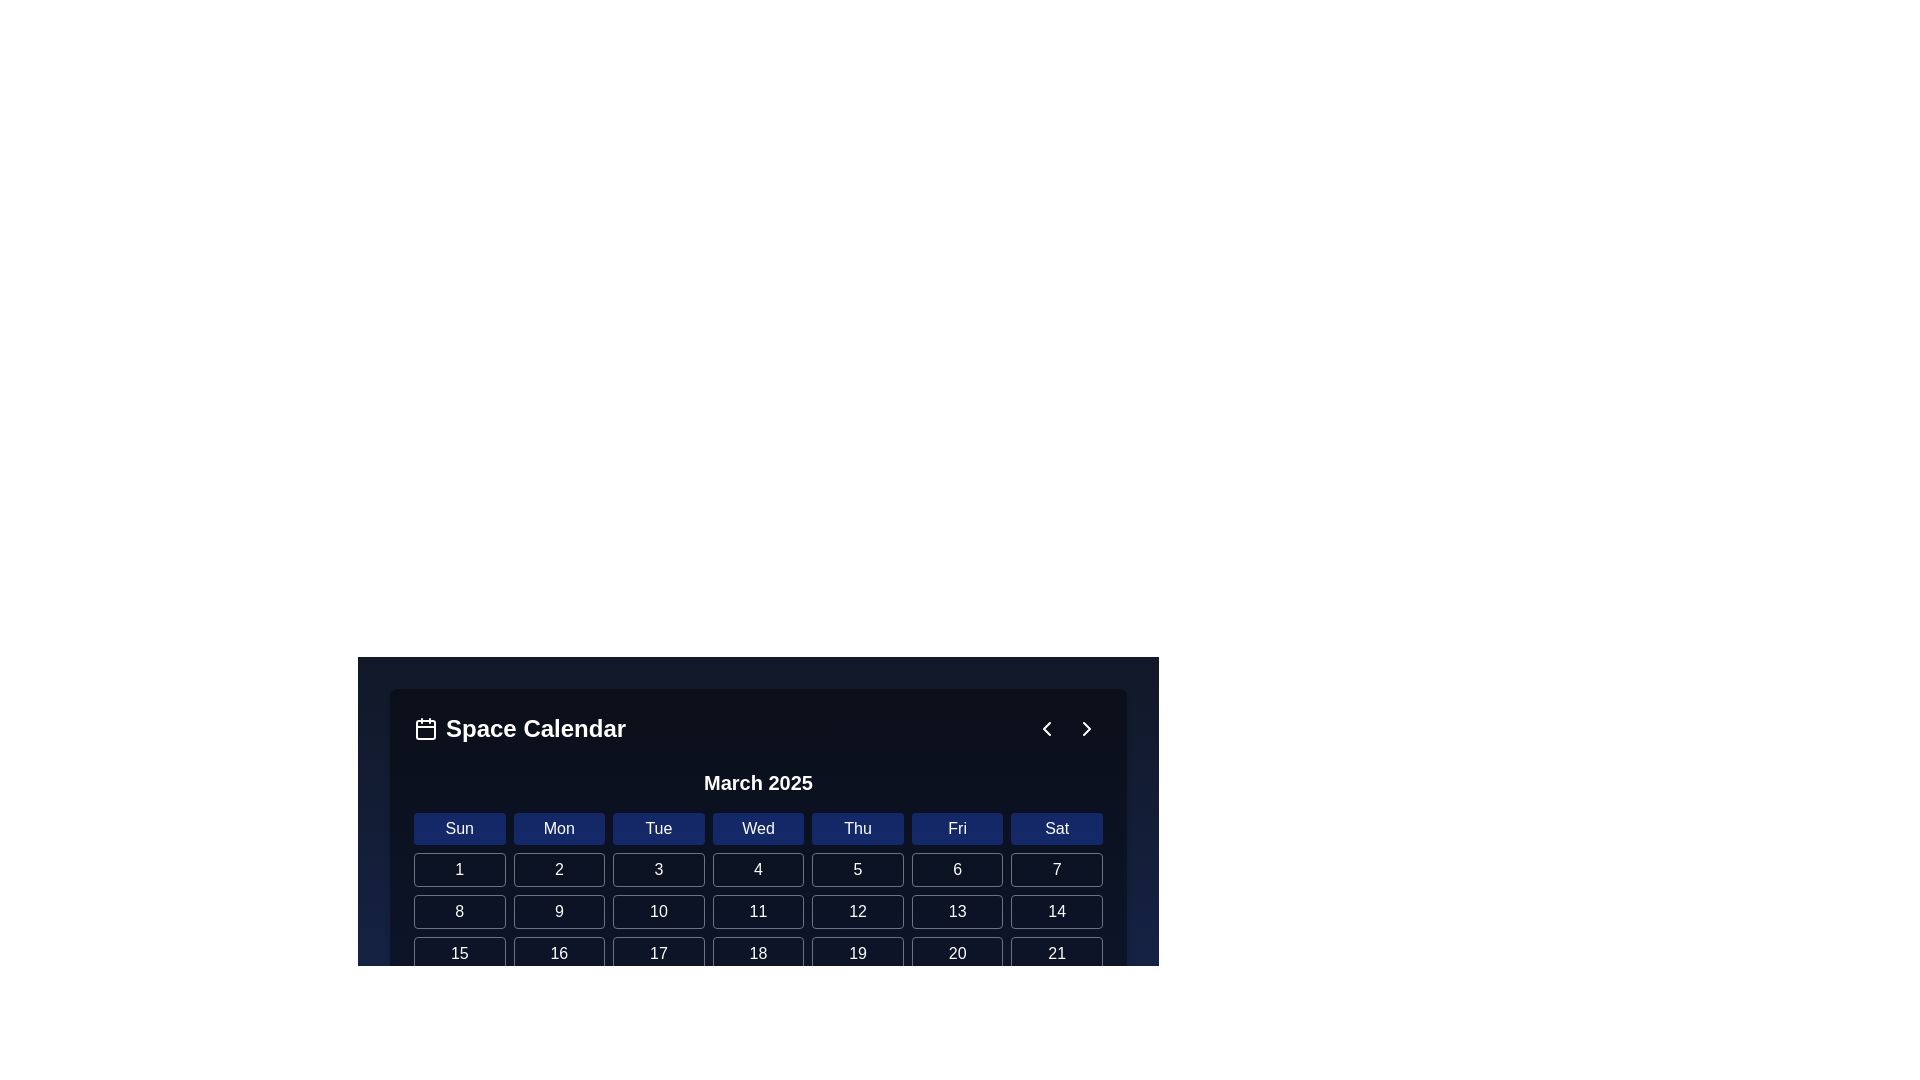 This screenshot has width=1920, height=1080. I want to click on the 'Thursday' header label in the calendar view, which is the fifth item in the first row of a seven-column grid, so click(858, 829).